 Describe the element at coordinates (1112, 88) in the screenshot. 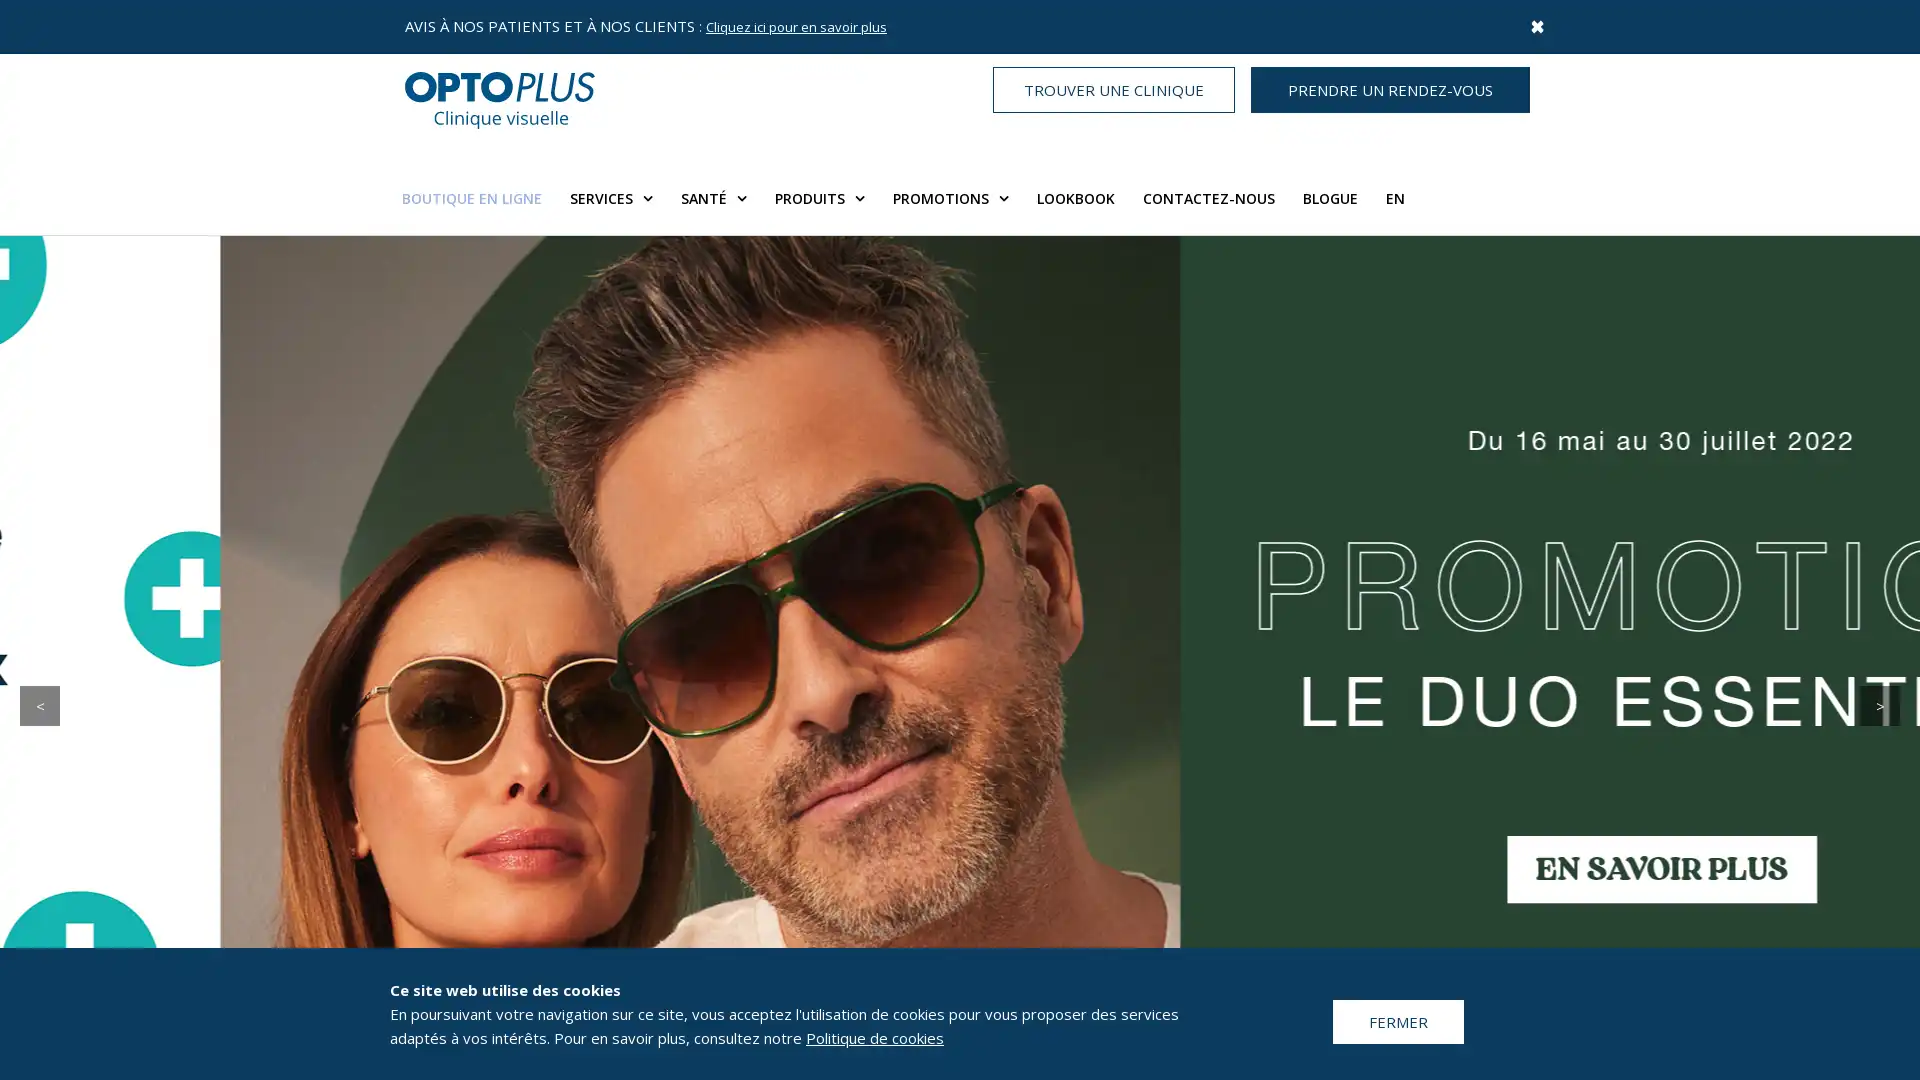

I see `TROUVER UNE CLINIQUE` at that location.